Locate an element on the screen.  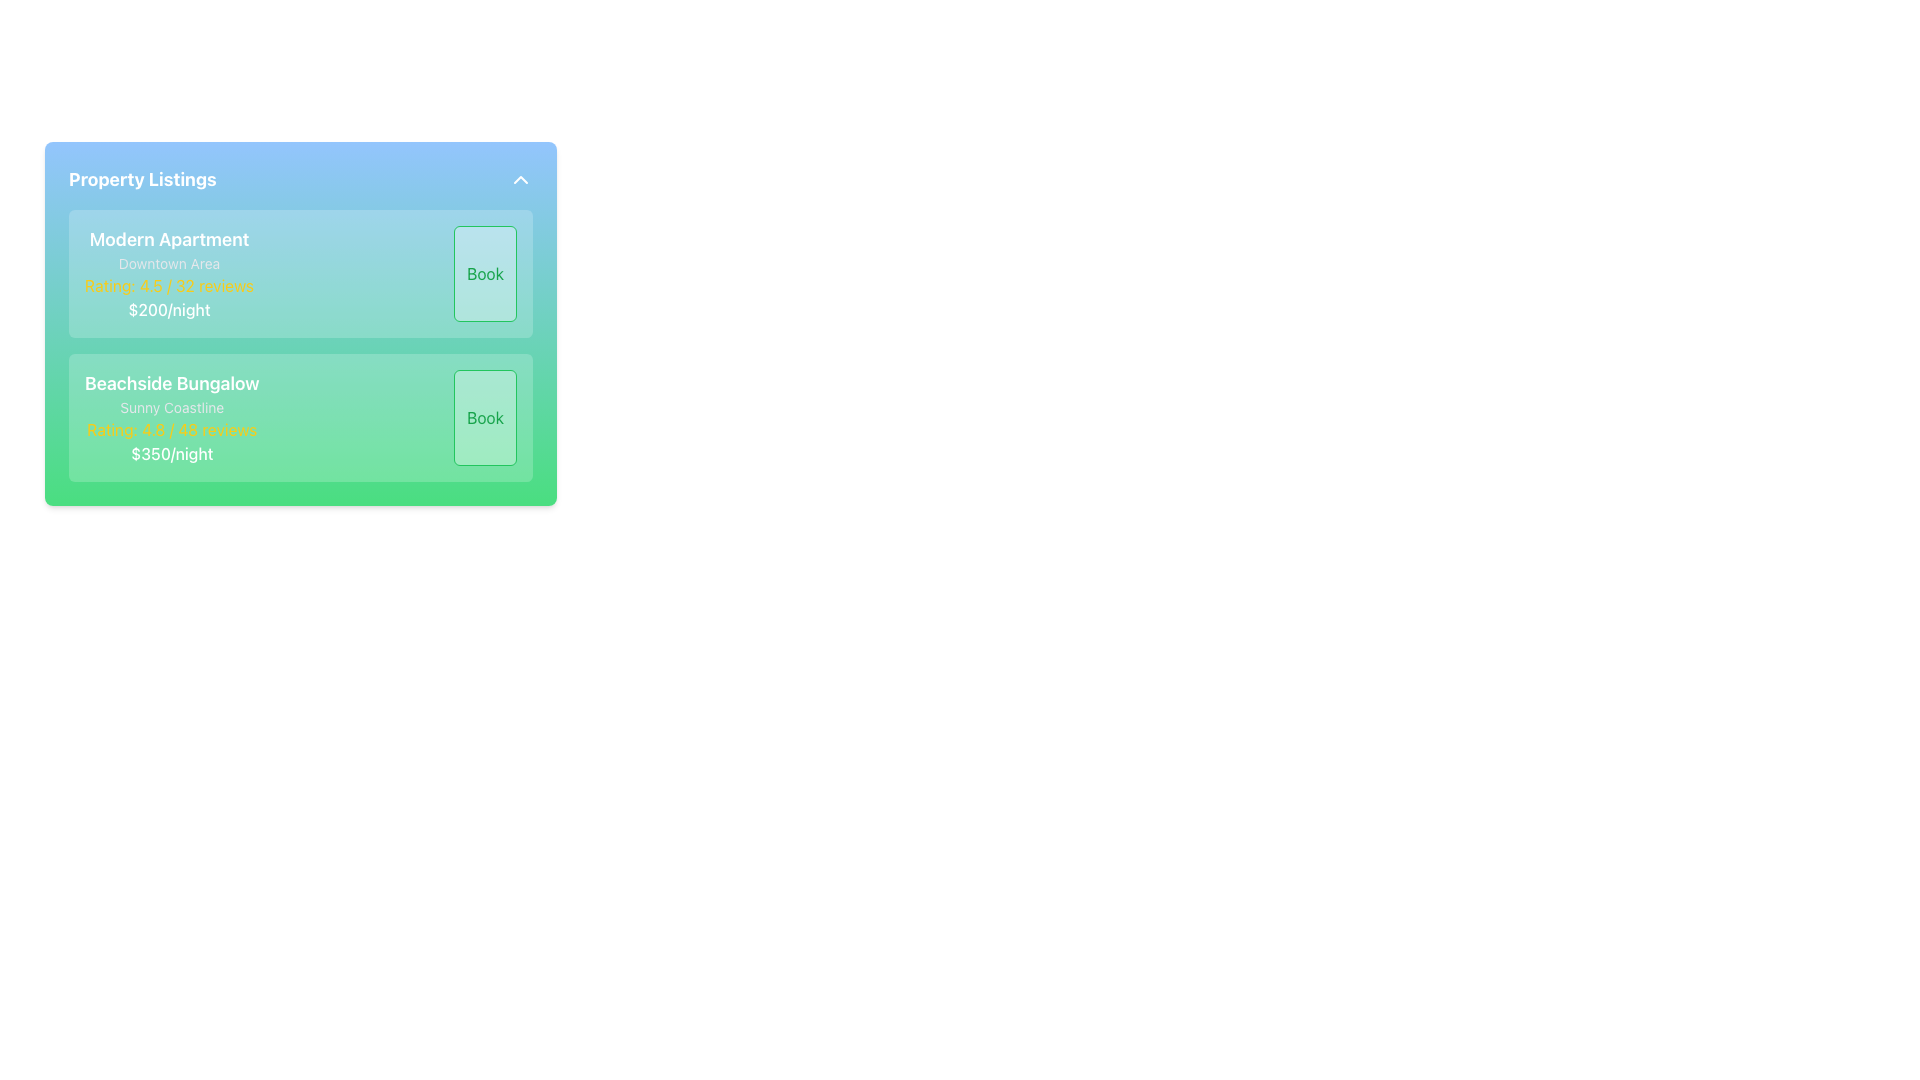
the Text Display Block featuring 'Beachside Bungalow' to trigger additional focus effects is located at coordinates (172, 416).